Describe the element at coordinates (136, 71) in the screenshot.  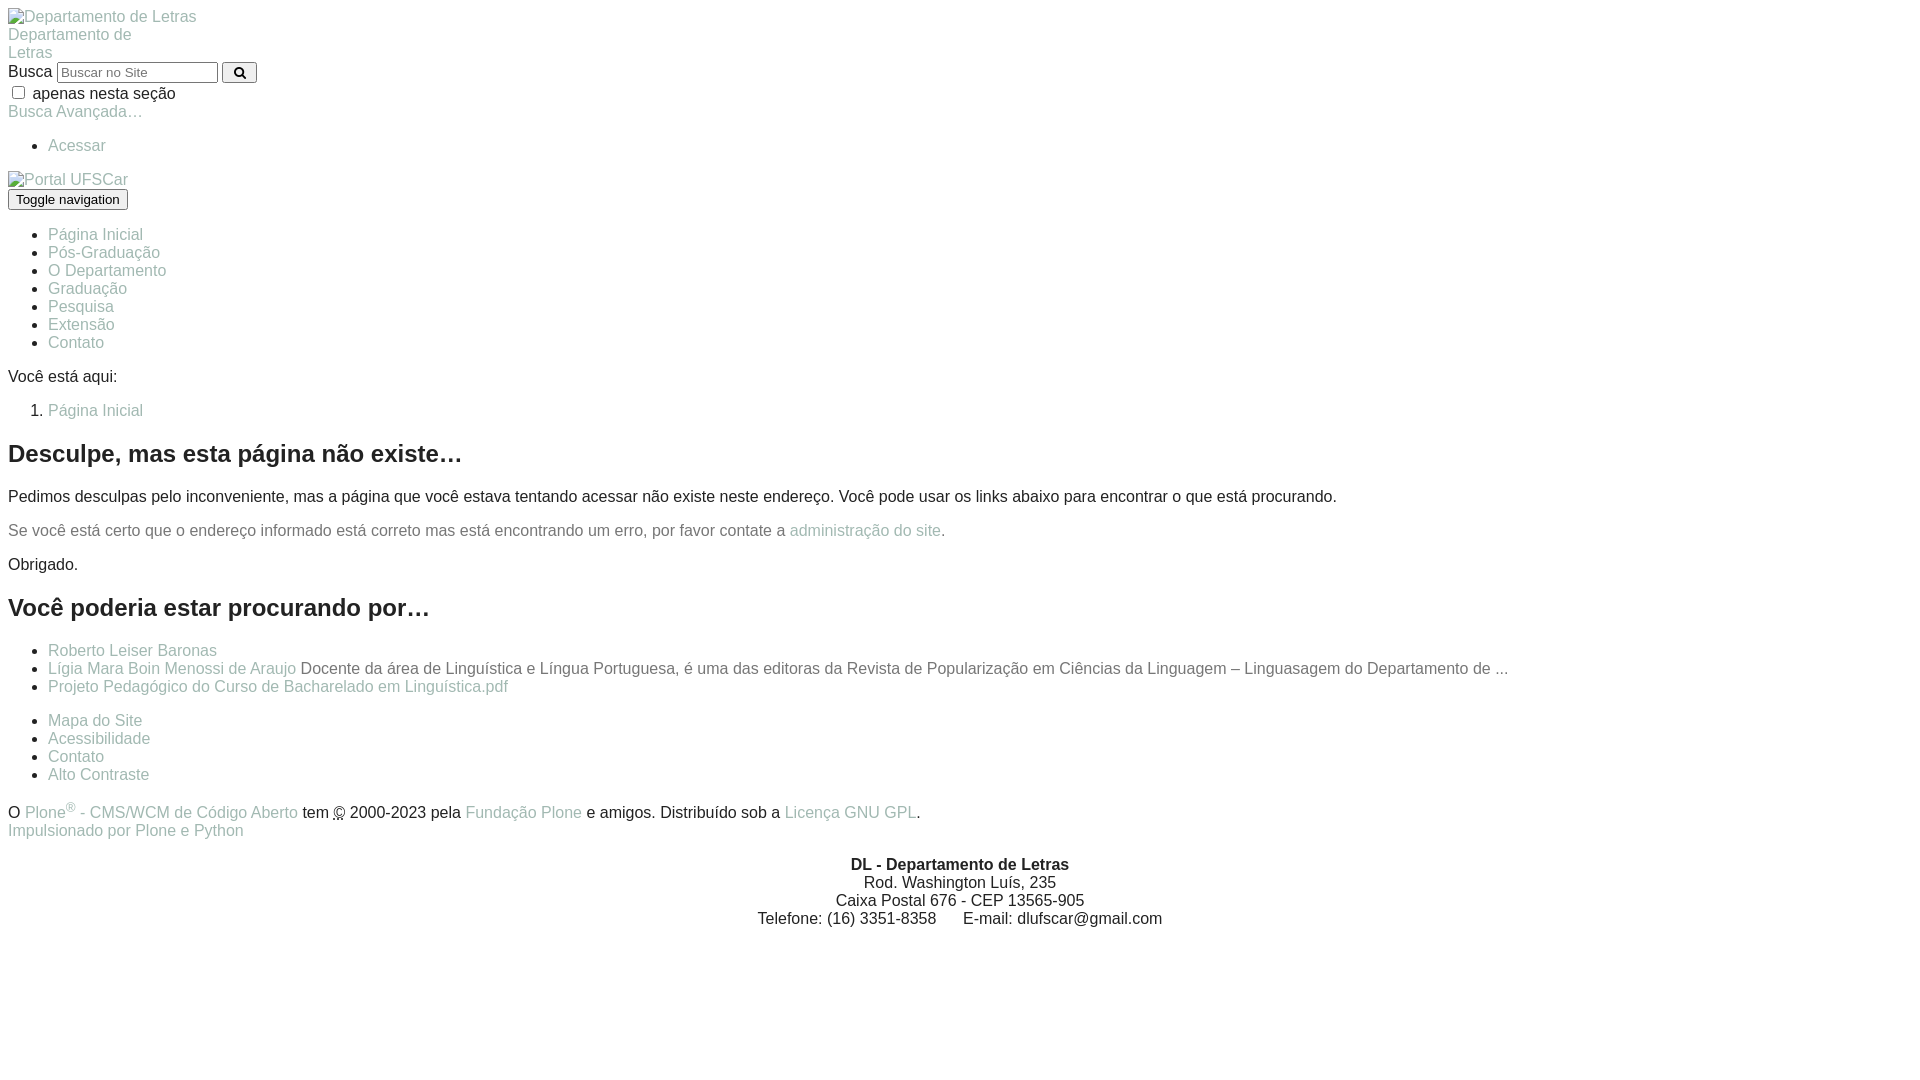
I see `'Buscar no Site'` at that location.